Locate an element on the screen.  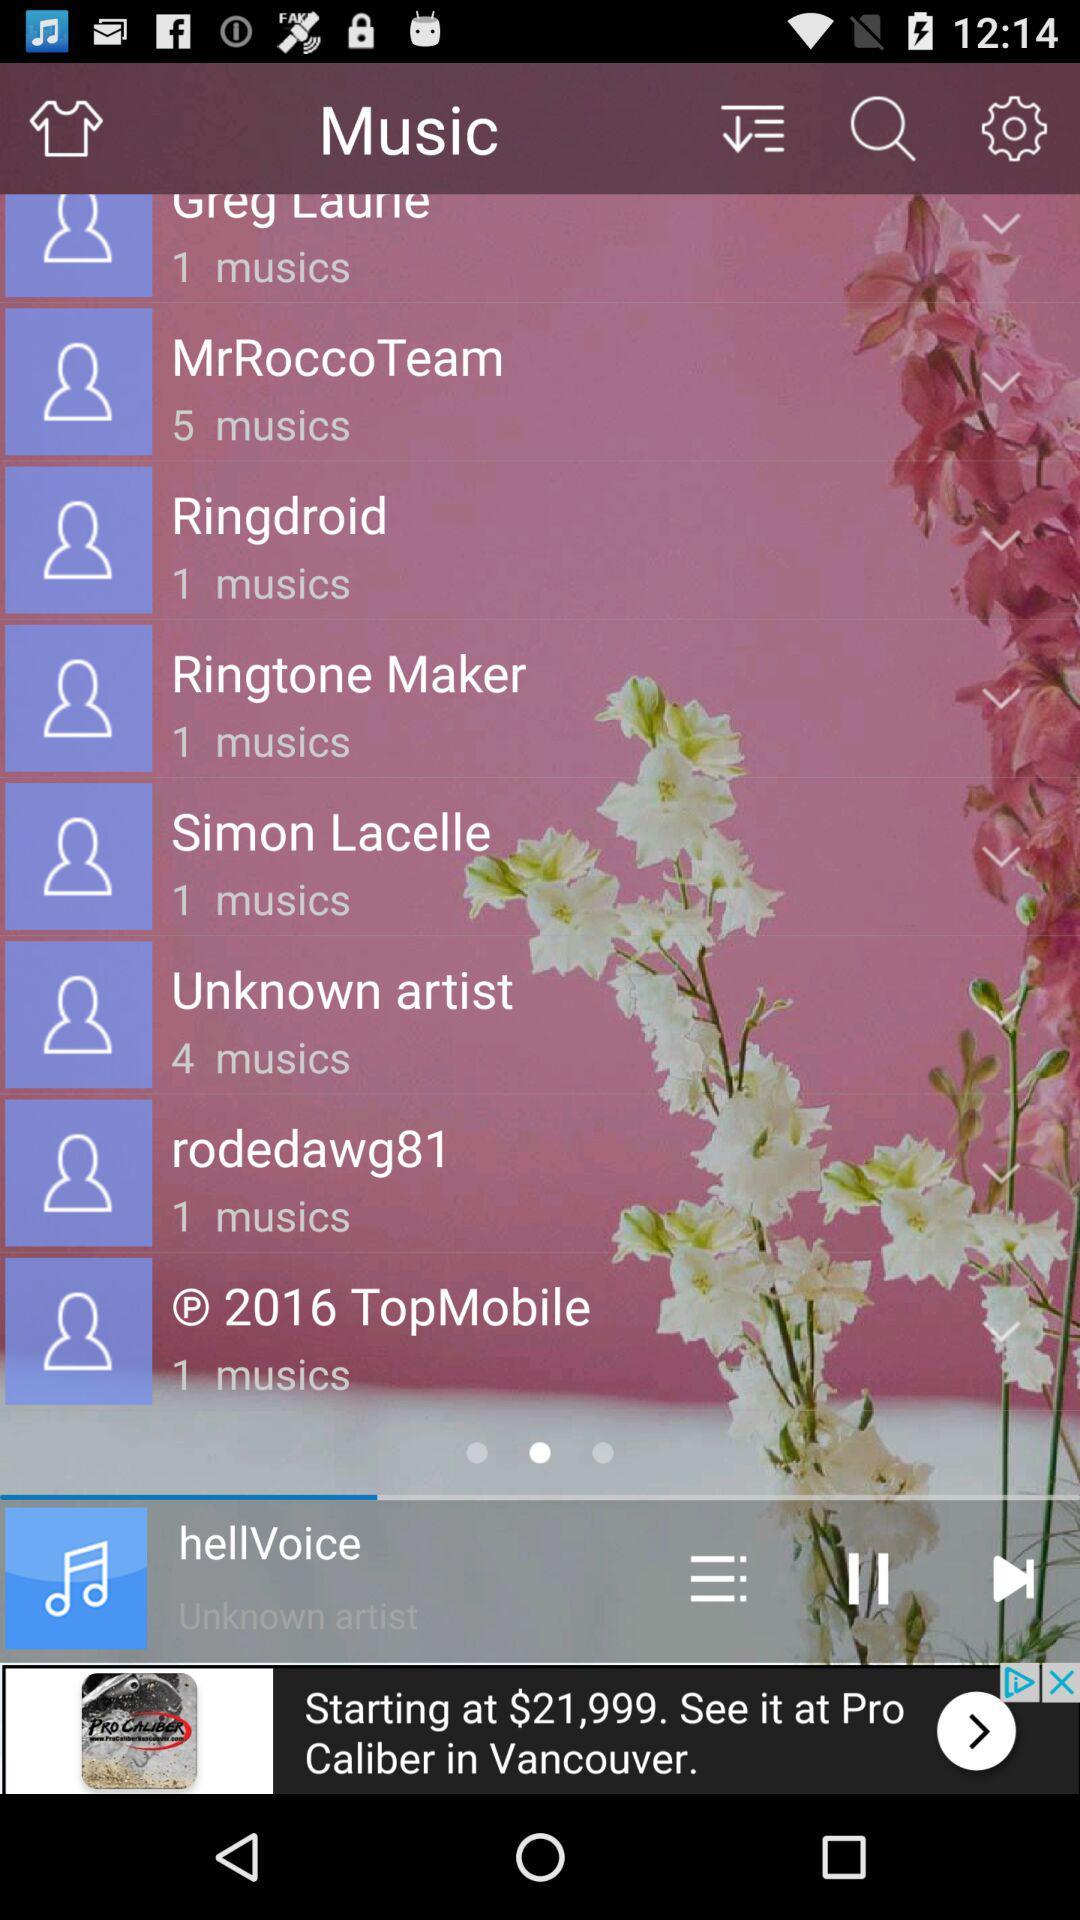
the home icon is located at coordinates (64, 136).